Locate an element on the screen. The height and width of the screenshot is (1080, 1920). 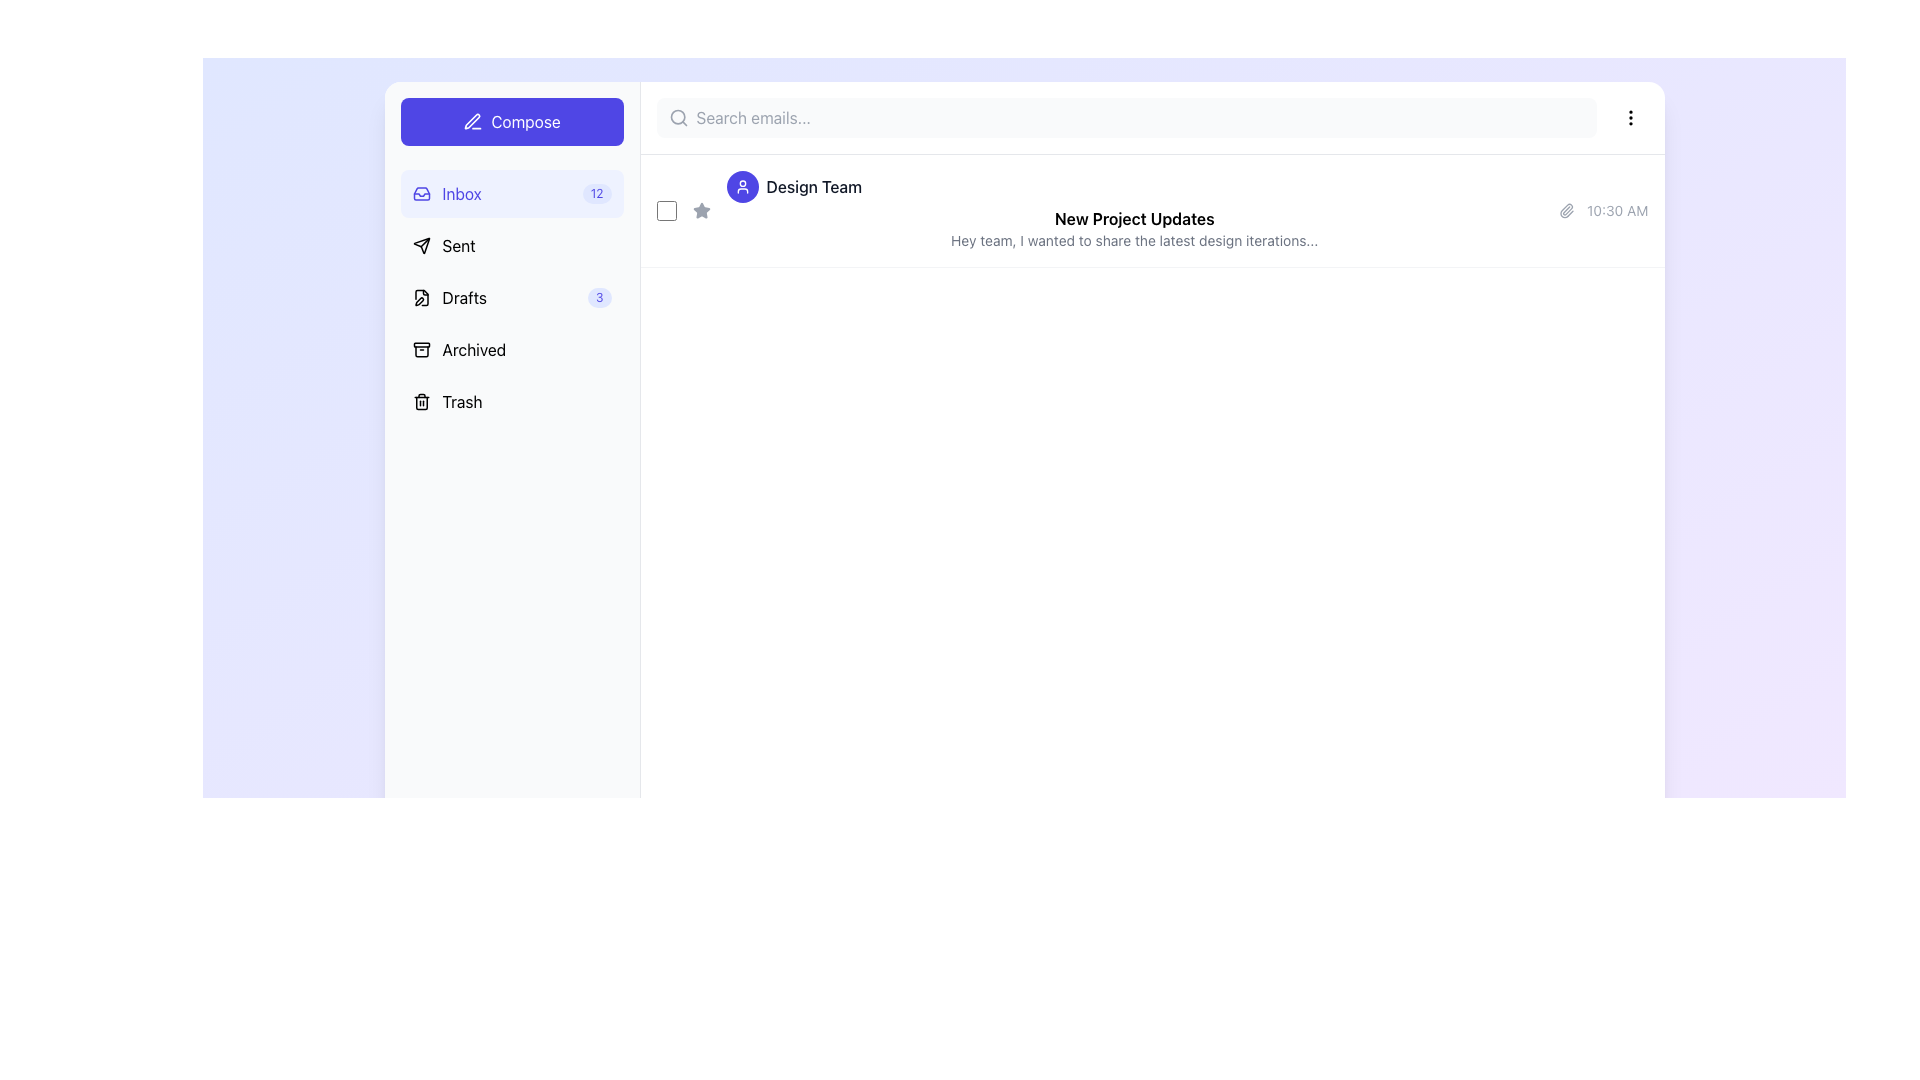
user account SVG icon located within a circular button on the left side of the email entry for 'Design Team.' is located at coordinates (741, 186).